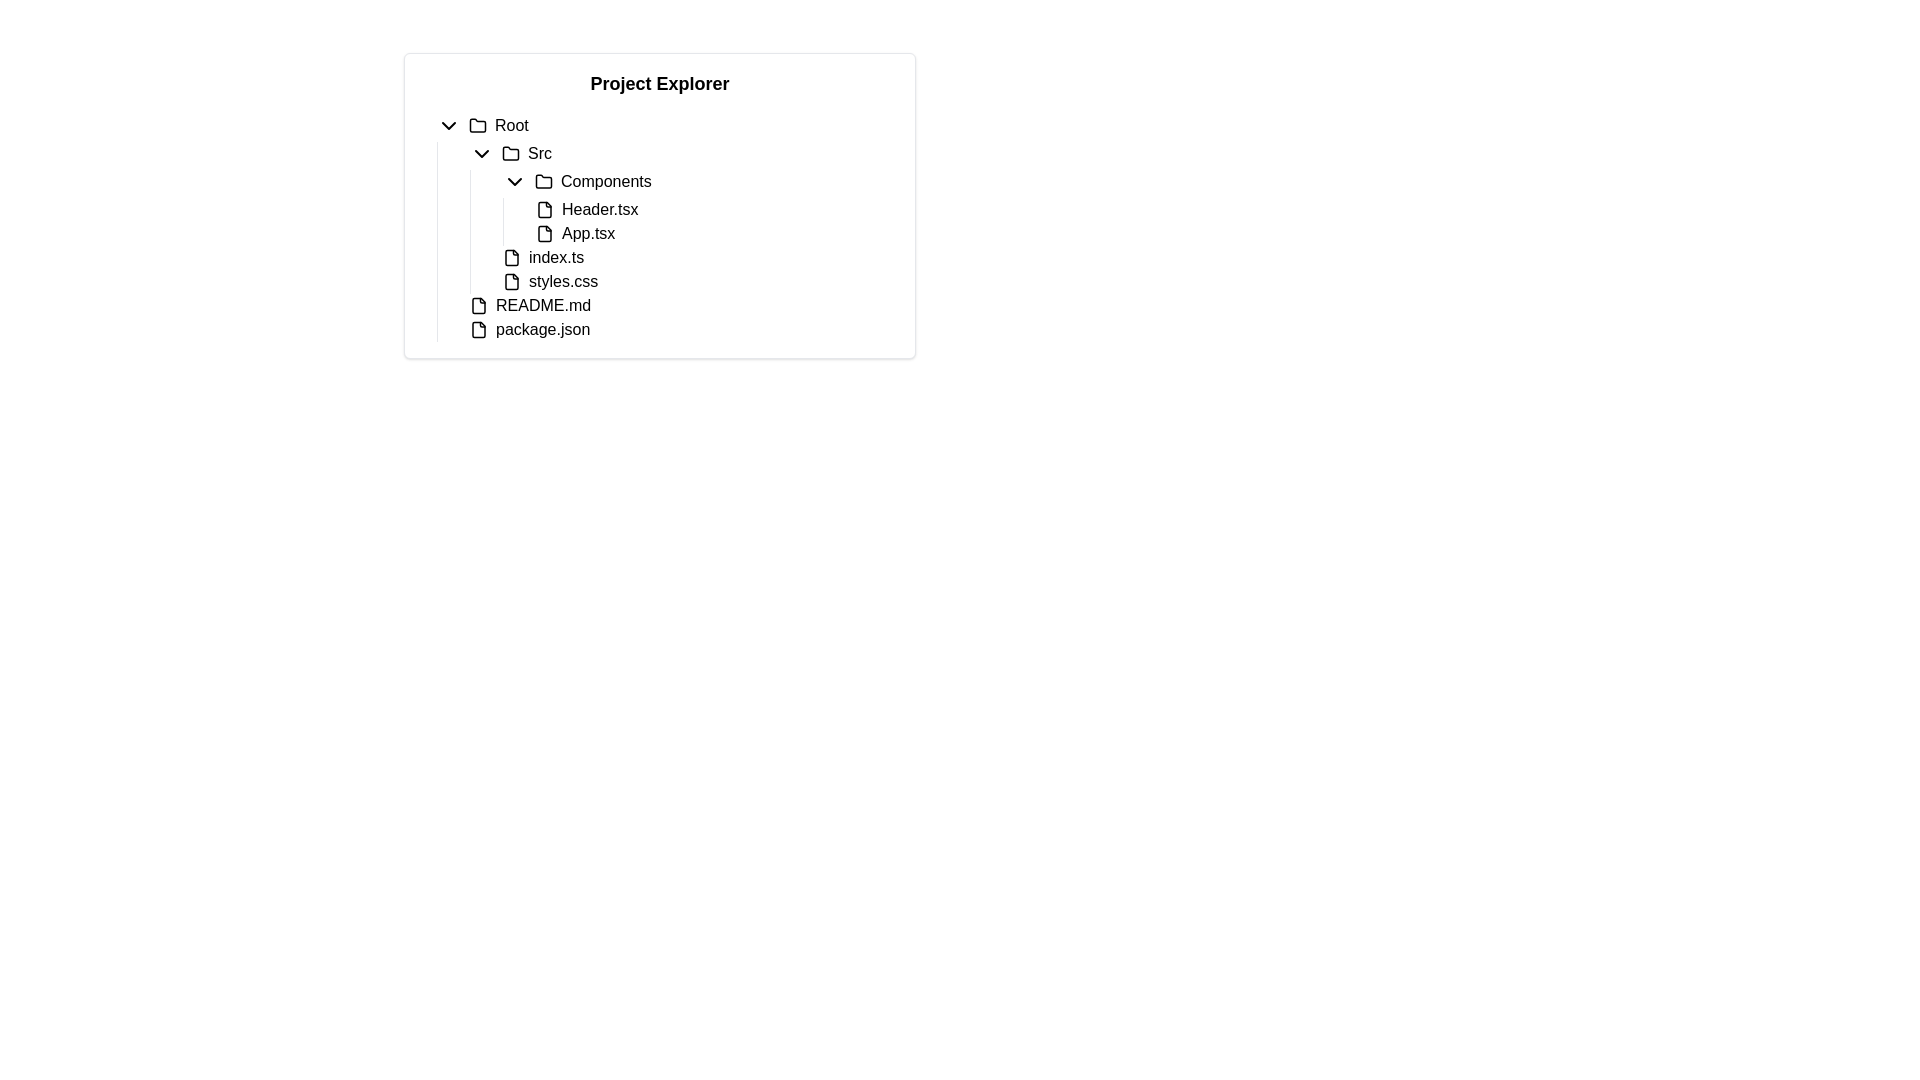 The image size is (1920, 1080). Describe the element at coordinates (684, 230) in the screenshot. I see `the 'Components' folder within the 'Src' section of the Project Explorer` at that location.